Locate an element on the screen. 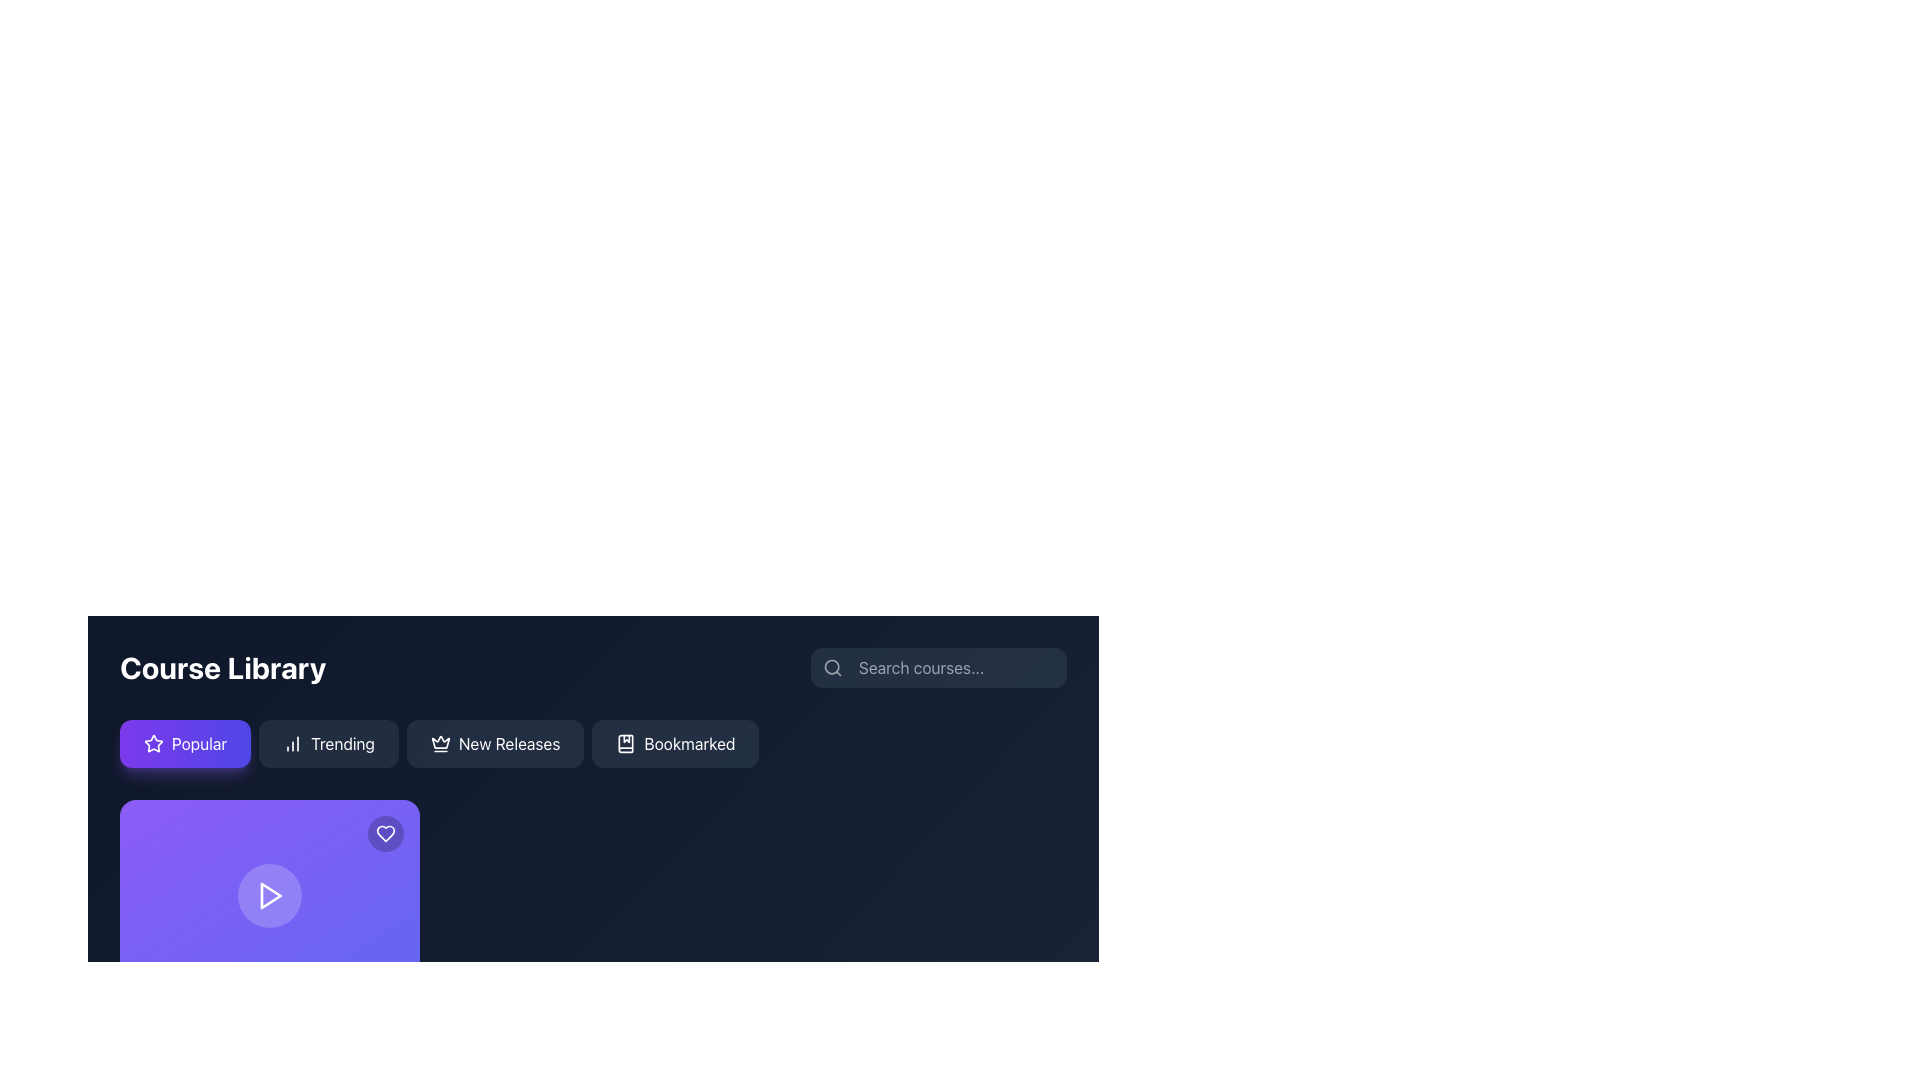  the search icon located at the top-right side of the interface, which visually represents the search capability of the associated input field is located at coordinates (833, 667).